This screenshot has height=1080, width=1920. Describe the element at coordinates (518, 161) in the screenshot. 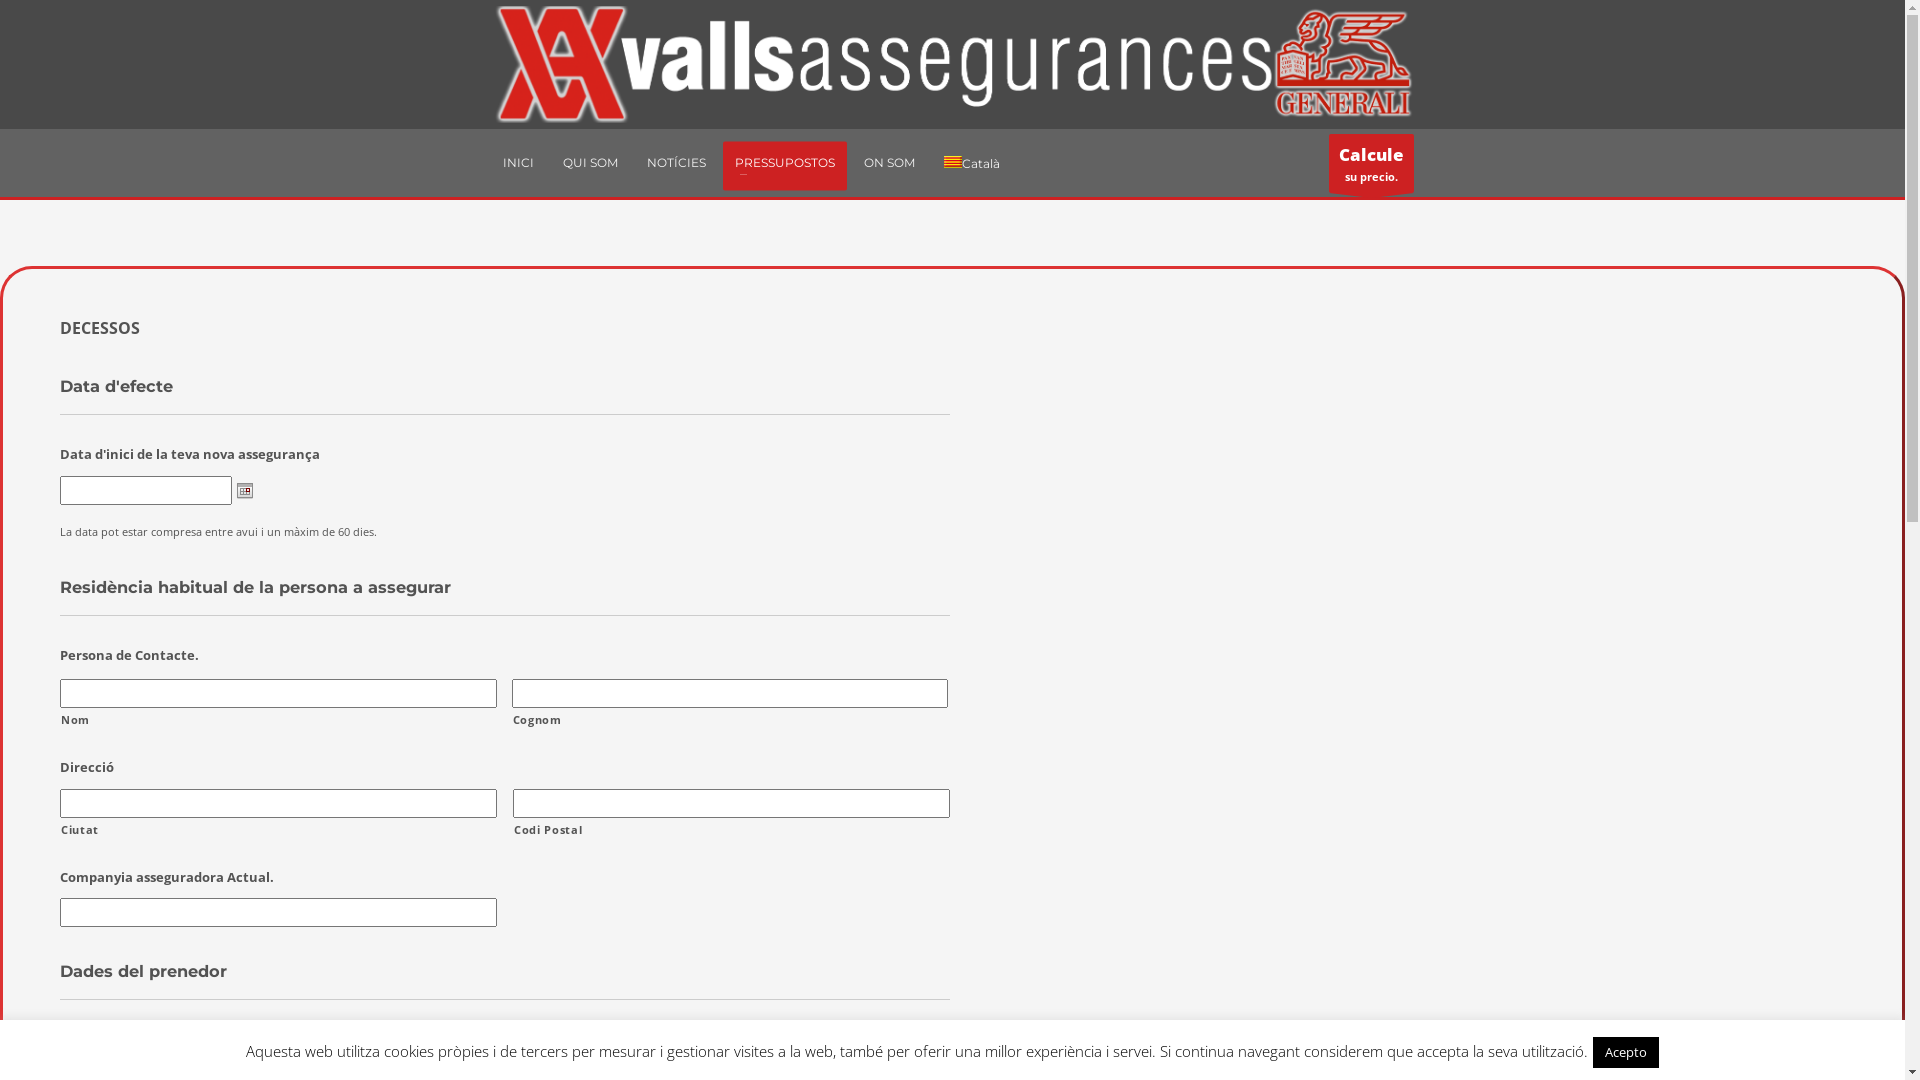

I see `'INICI'` at that location.